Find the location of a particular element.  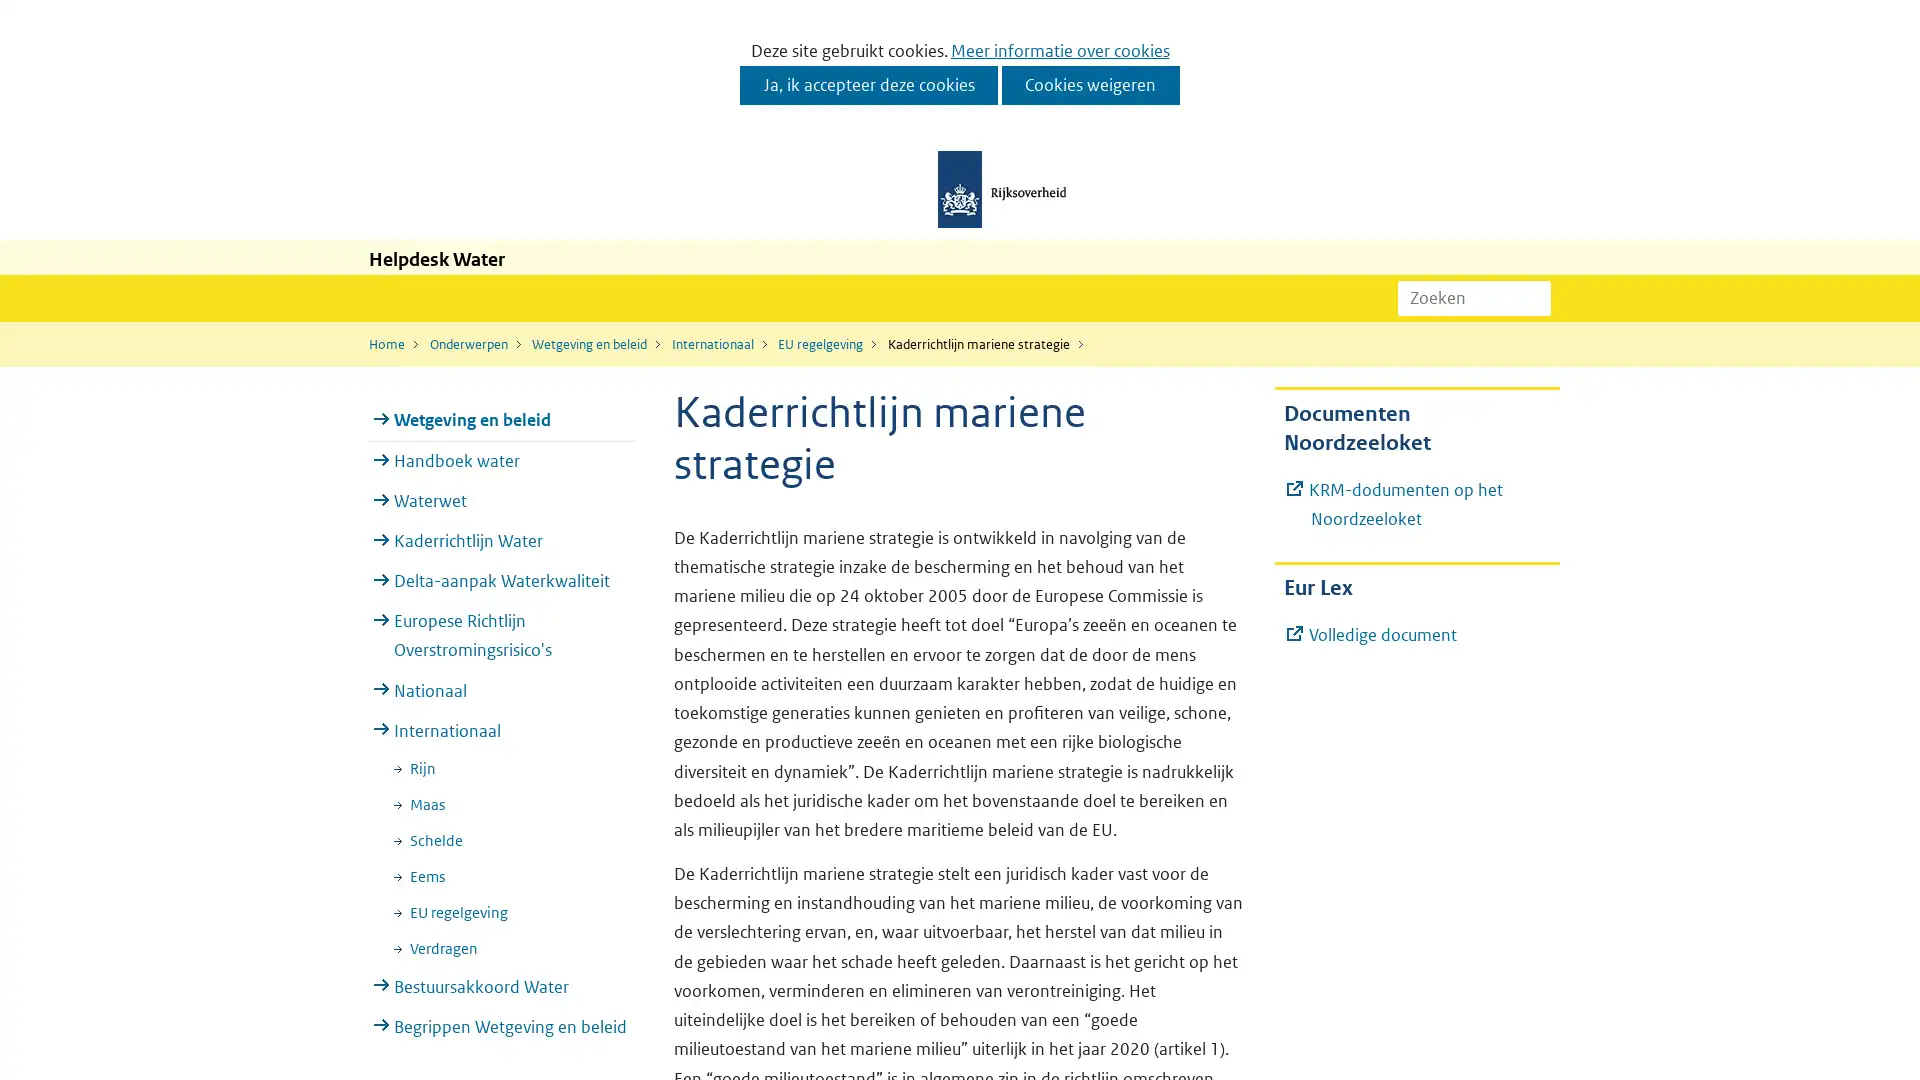

Zoeken is located at coordinates (1534, 297).